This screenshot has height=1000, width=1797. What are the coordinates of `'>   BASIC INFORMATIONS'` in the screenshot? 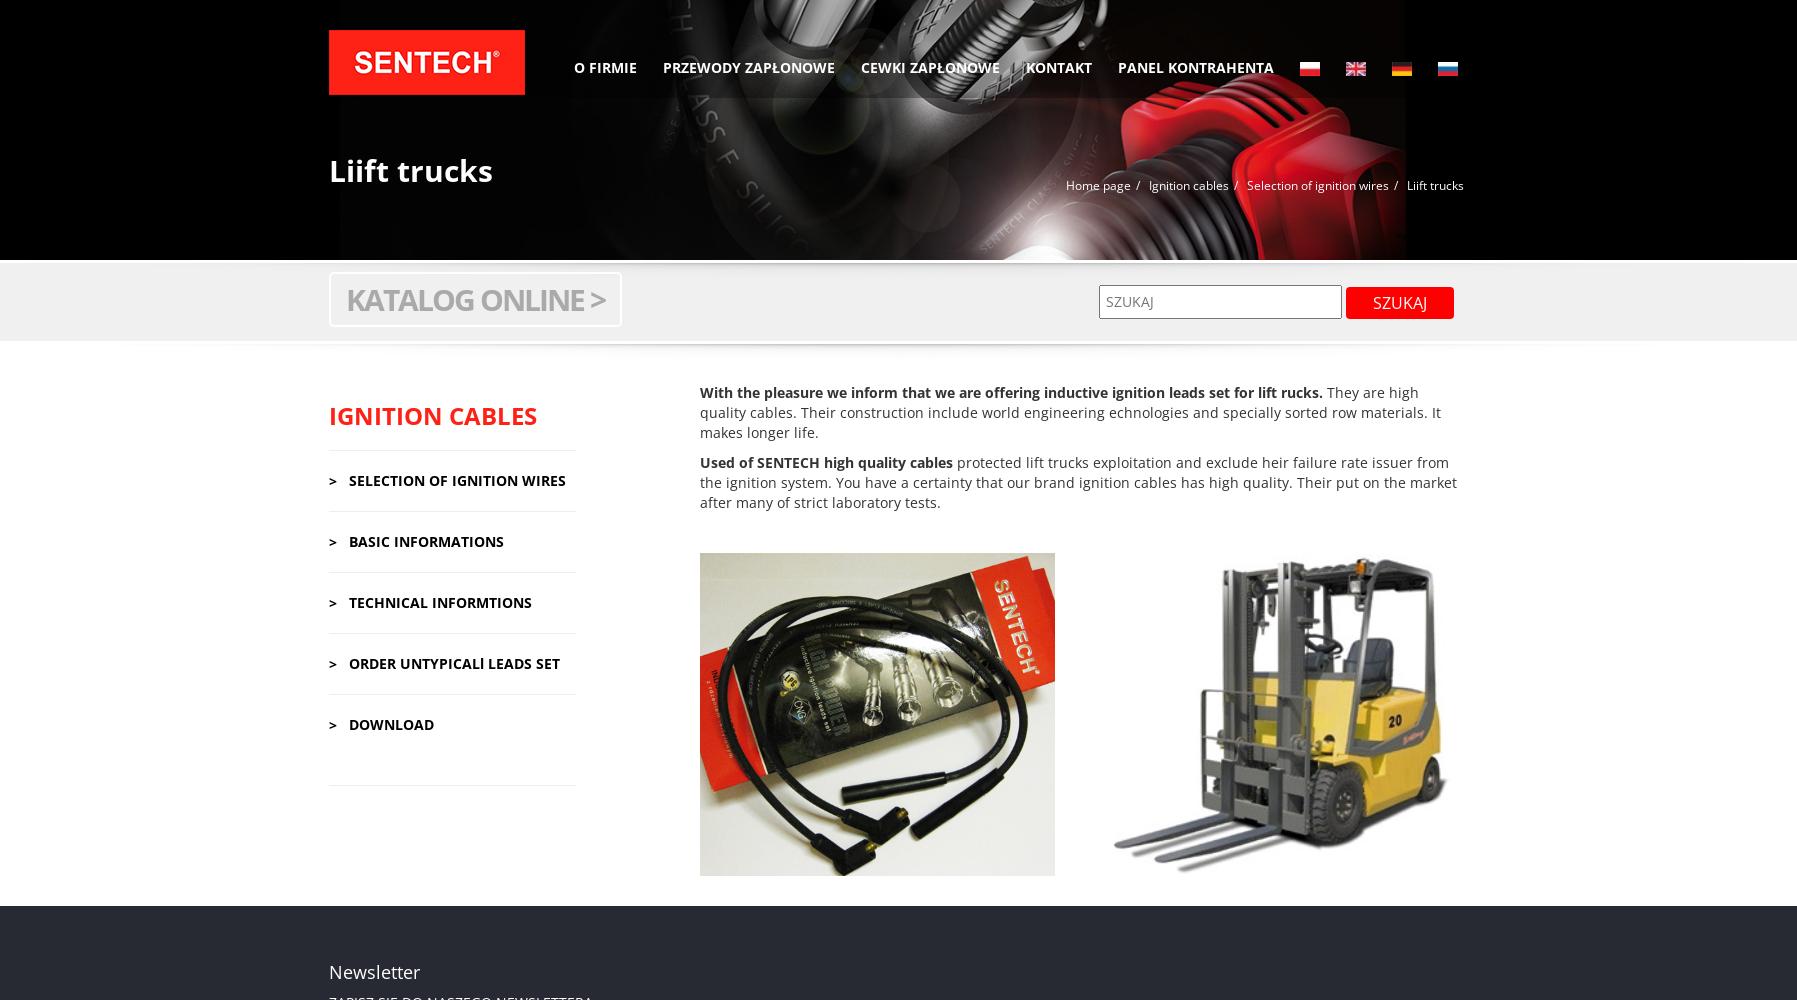 It's located at (414, 540).